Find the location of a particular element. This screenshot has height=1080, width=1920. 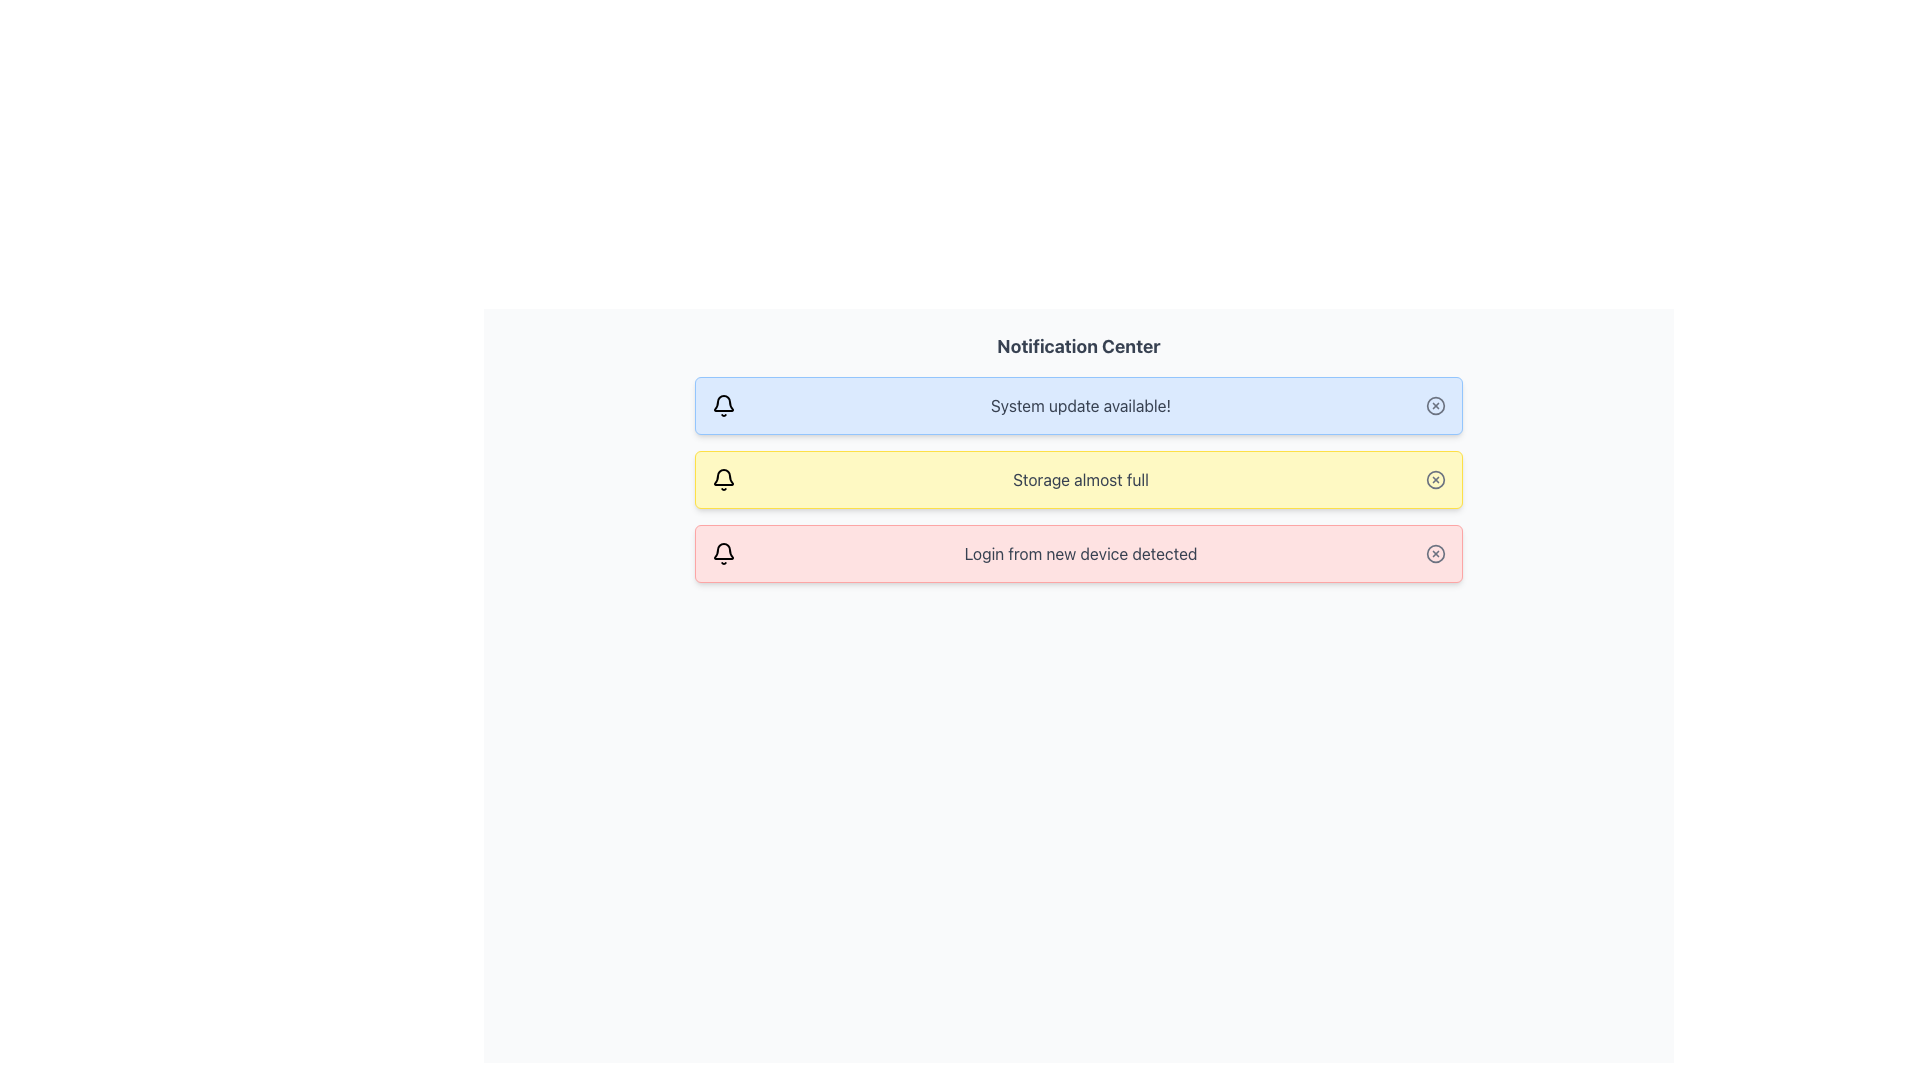

the title text element reading 'Notification Center', which is styled in bold and large dark gray font at the top center of the notification panel is located at coordinates (1078, 346).